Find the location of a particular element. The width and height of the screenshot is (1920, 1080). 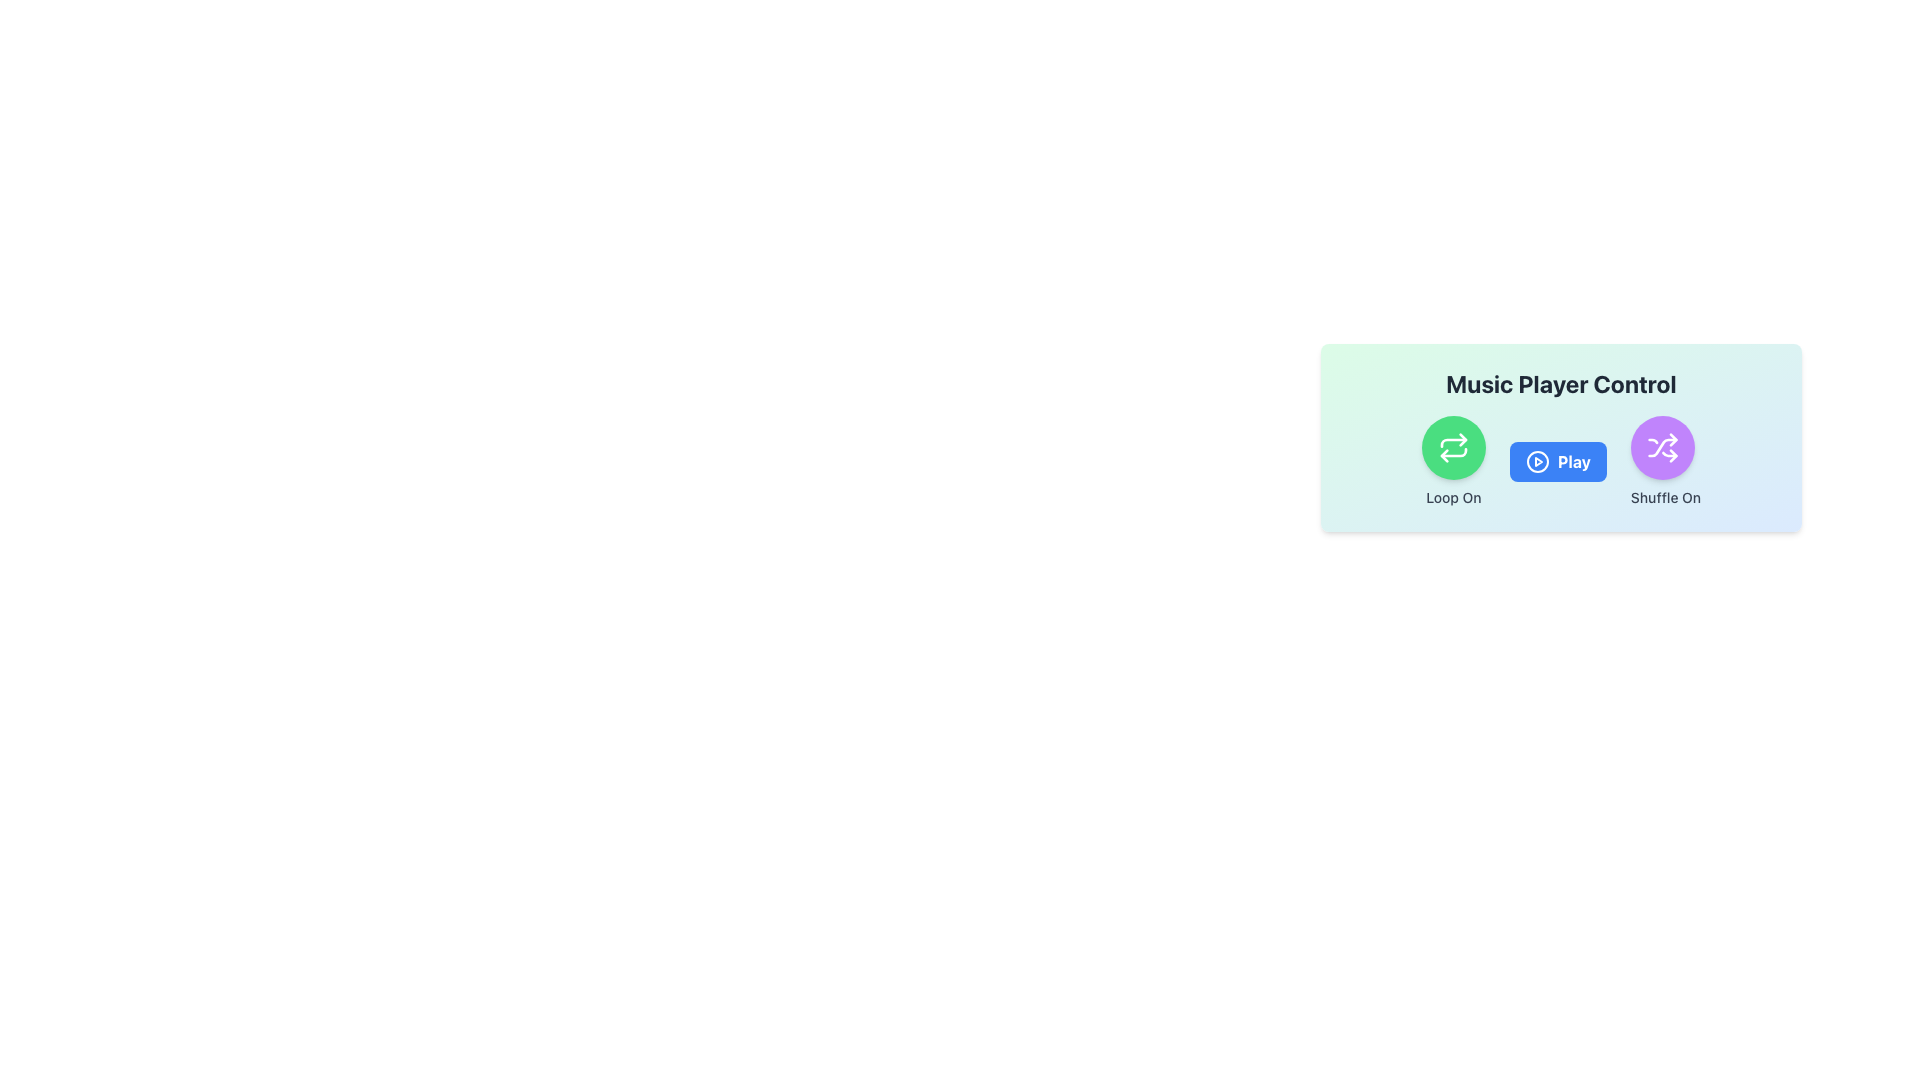

the middle button in the music player control panel is located at coordinates (1557, 462).